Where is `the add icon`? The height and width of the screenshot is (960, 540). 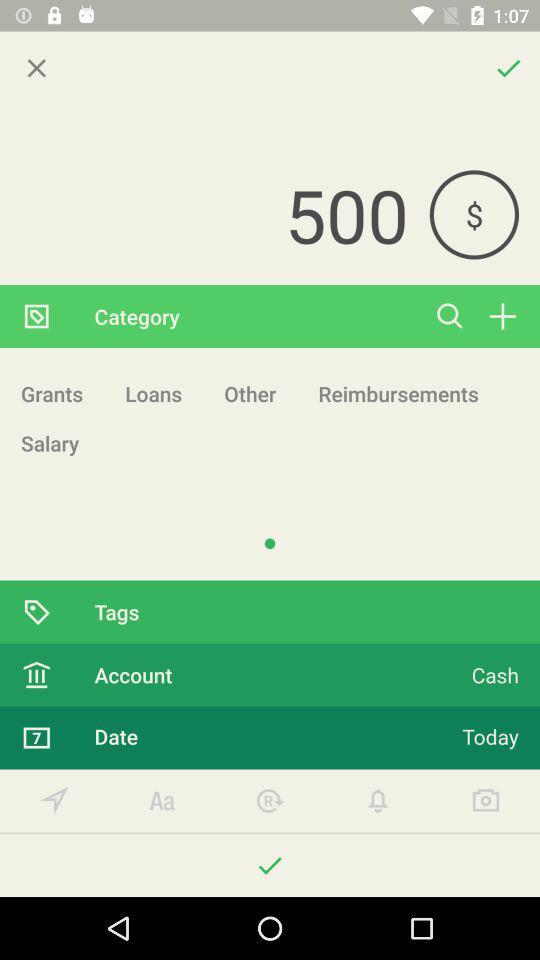
the add icon is located at coordinates (501, 316).